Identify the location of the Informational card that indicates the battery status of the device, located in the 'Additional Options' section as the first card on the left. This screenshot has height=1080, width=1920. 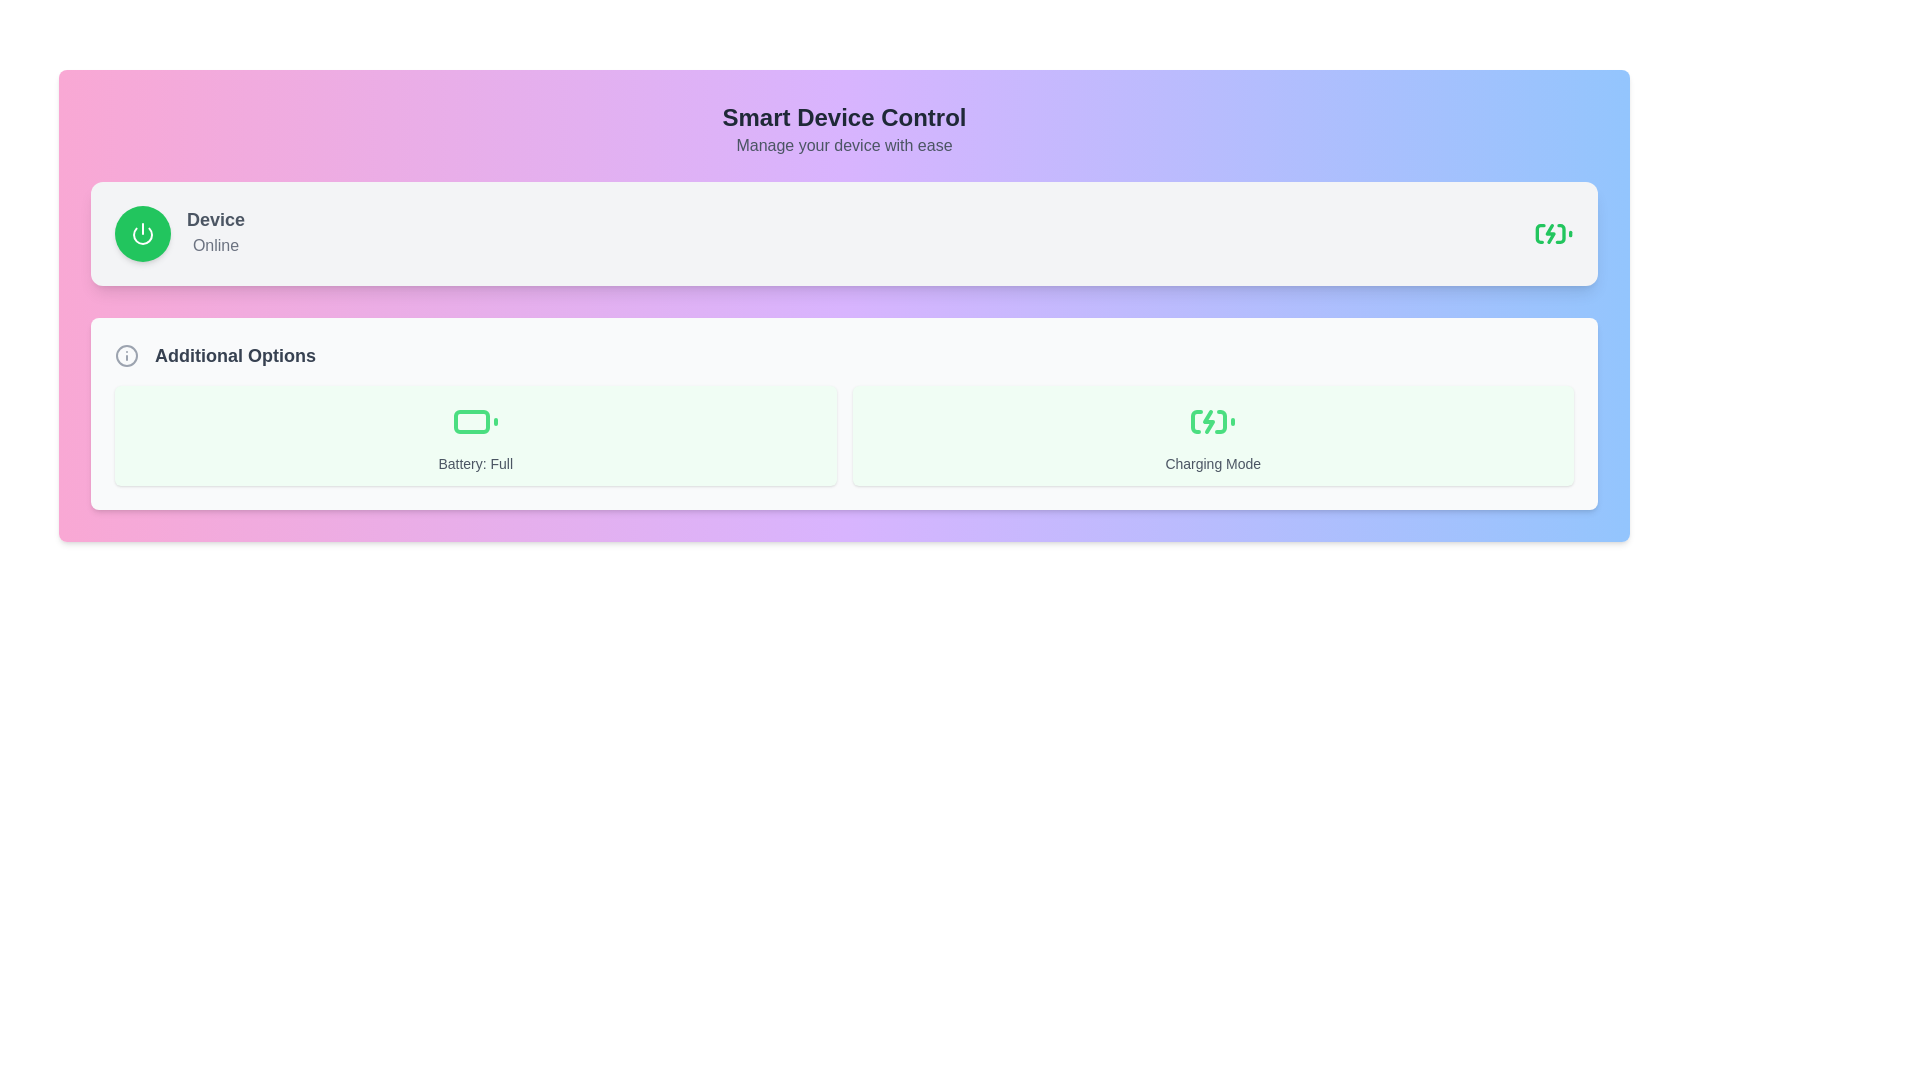
(474, 434).